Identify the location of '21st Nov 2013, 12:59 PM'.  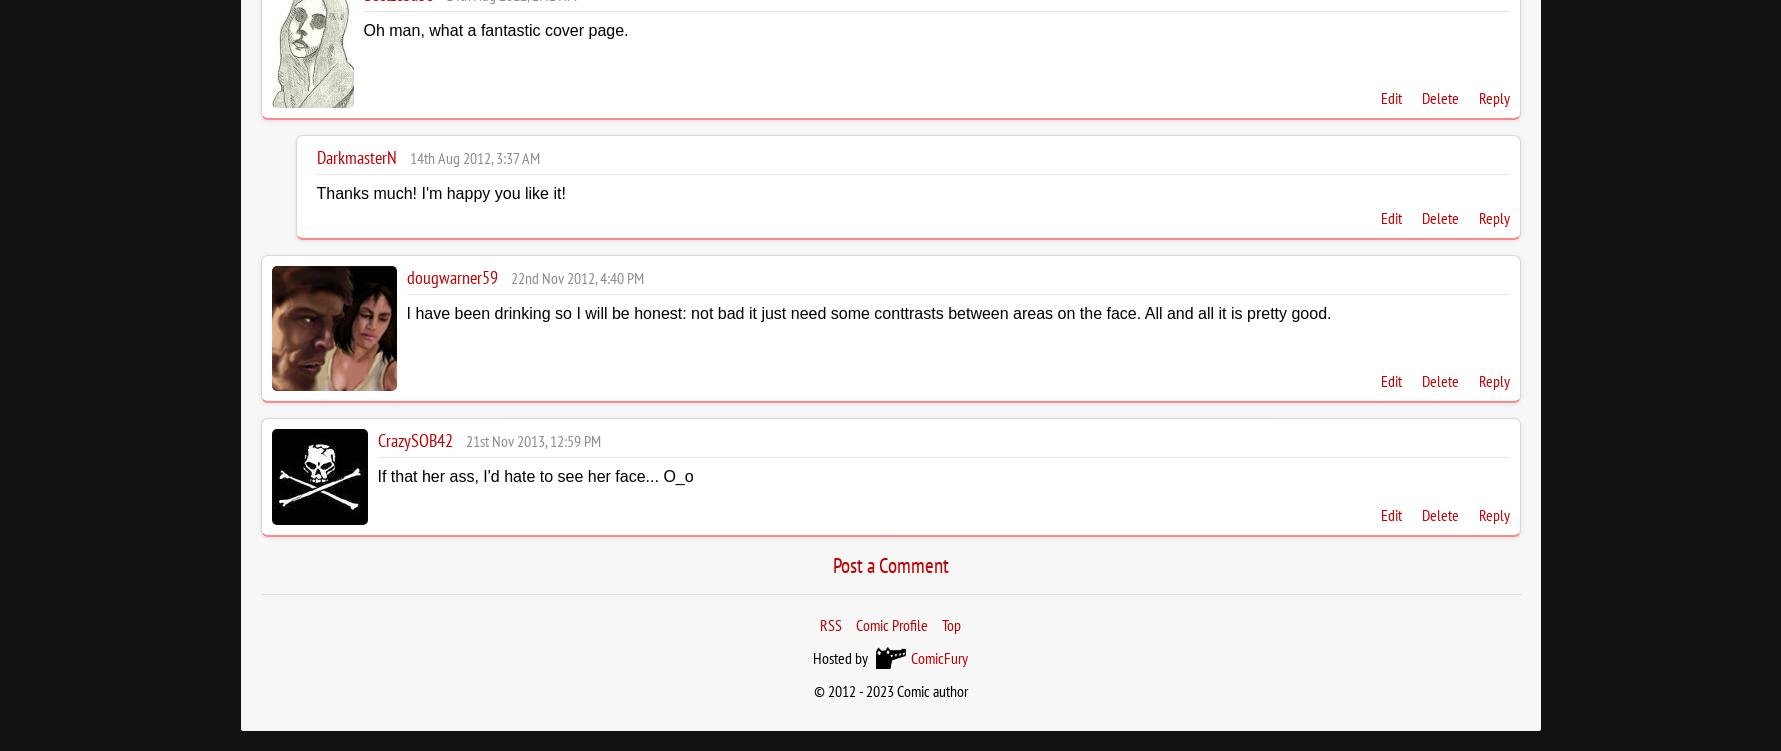
(532, 439).